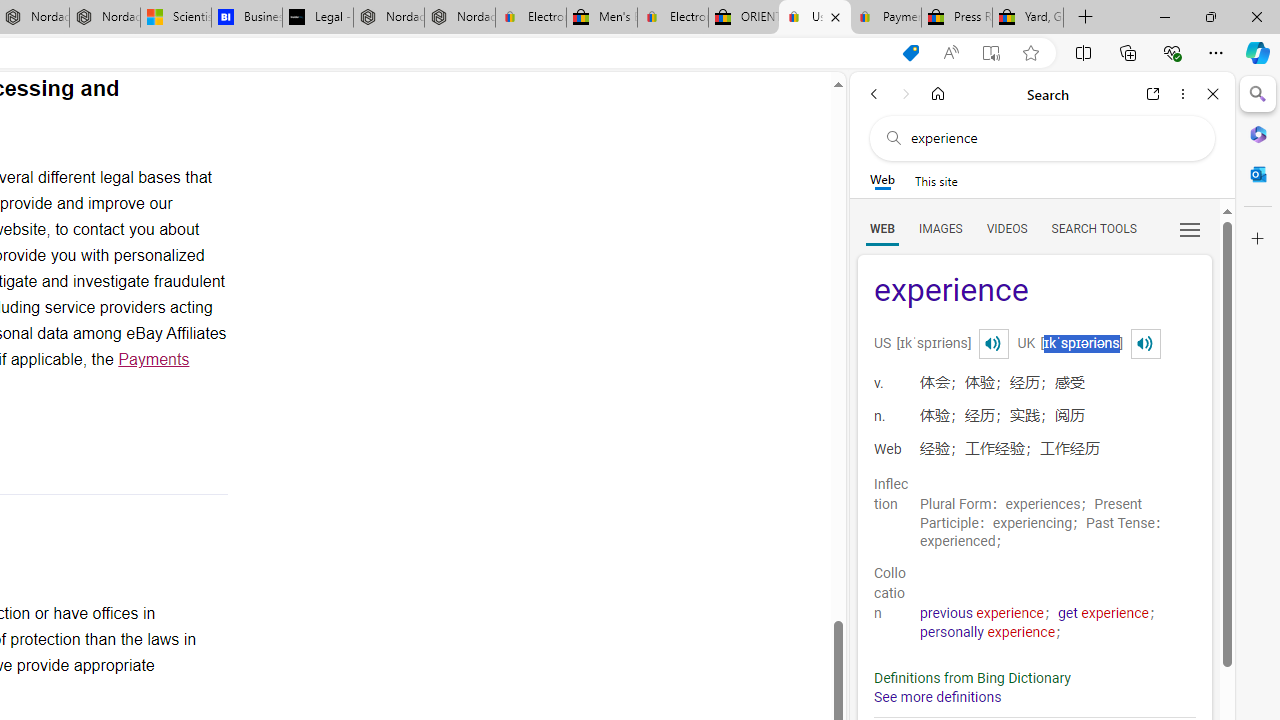  Describe the element at coordinates (1092, 227) in the screenshot. I see `'Search Filter, Search Tools'` at that location.